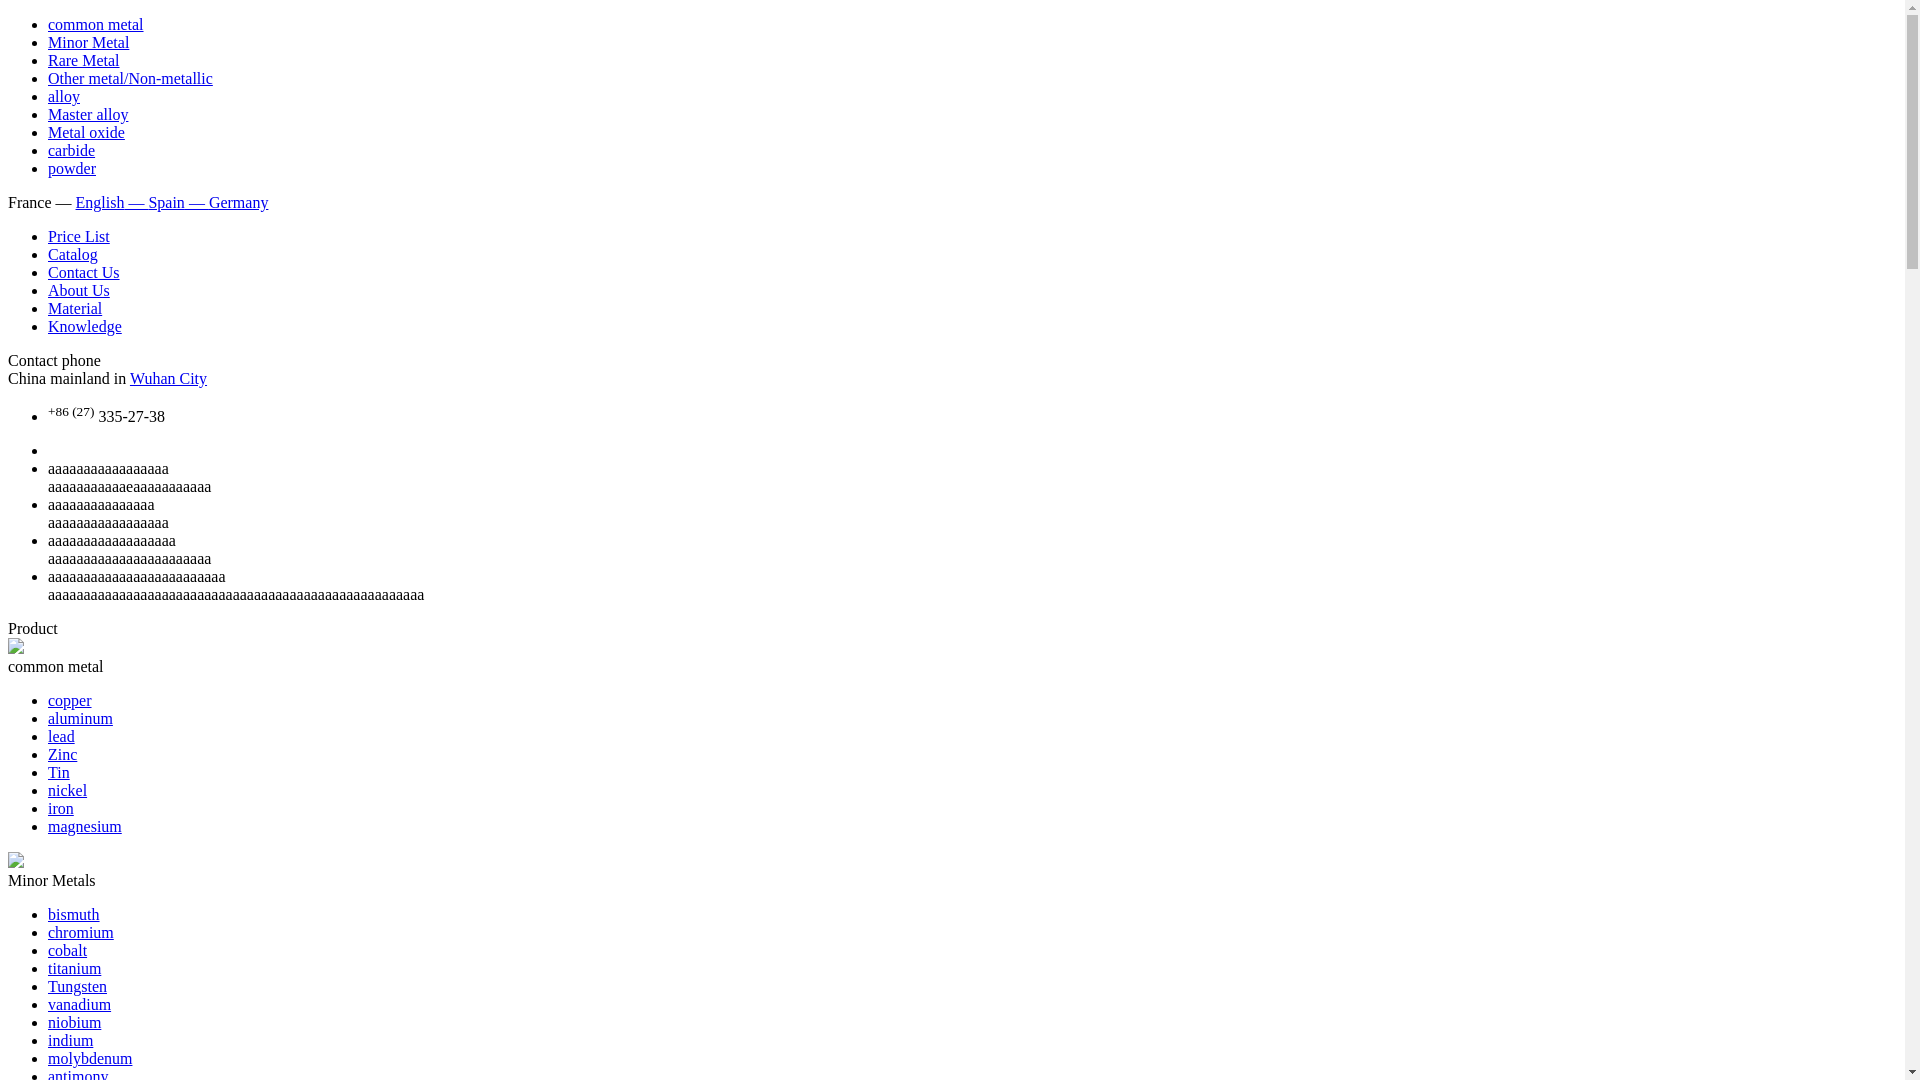  I want to click on 'Zinc', so click(48, 754).